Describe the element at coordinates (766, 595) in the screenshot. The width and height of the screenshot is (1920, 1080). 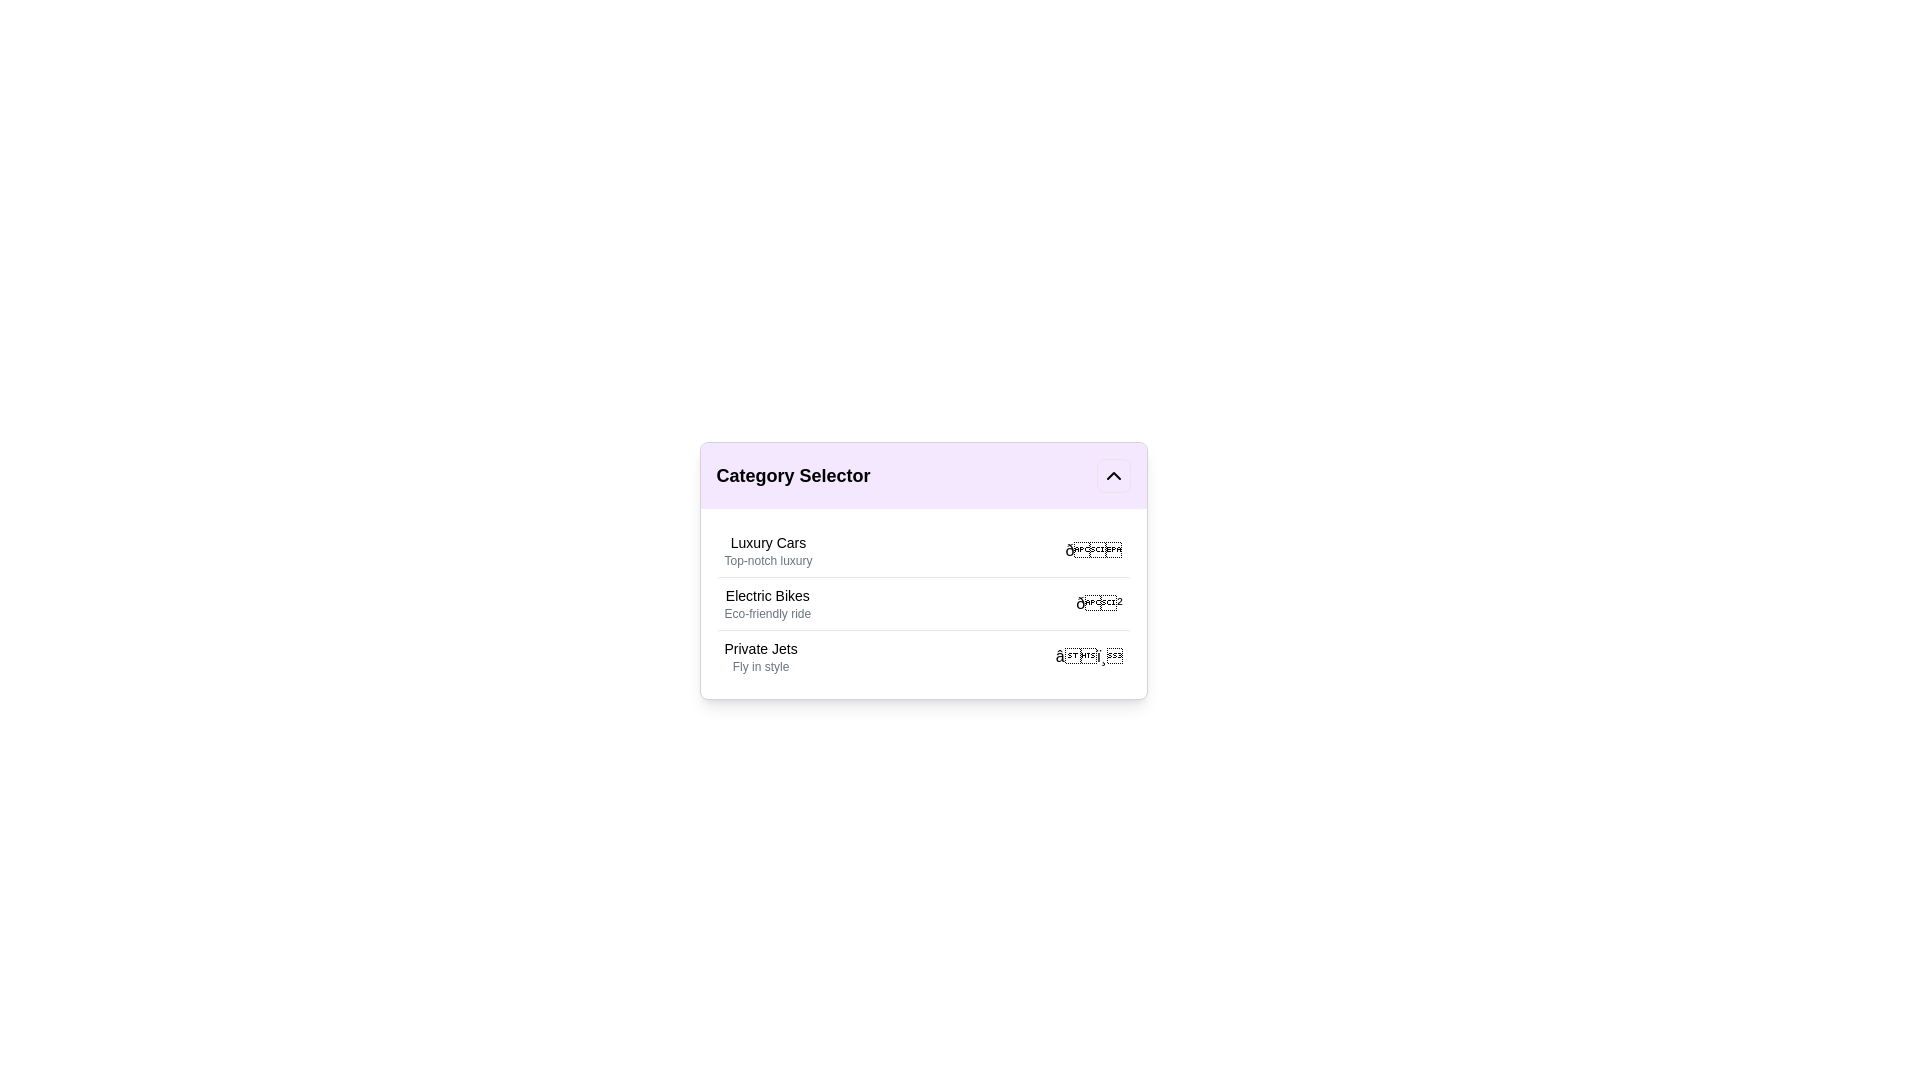
I see `the text label displaying 'Electric Bikes', which is styled as a heading in a category pane, located centrally between 'Luxury Cars' and 'Private Jets'` at that location.